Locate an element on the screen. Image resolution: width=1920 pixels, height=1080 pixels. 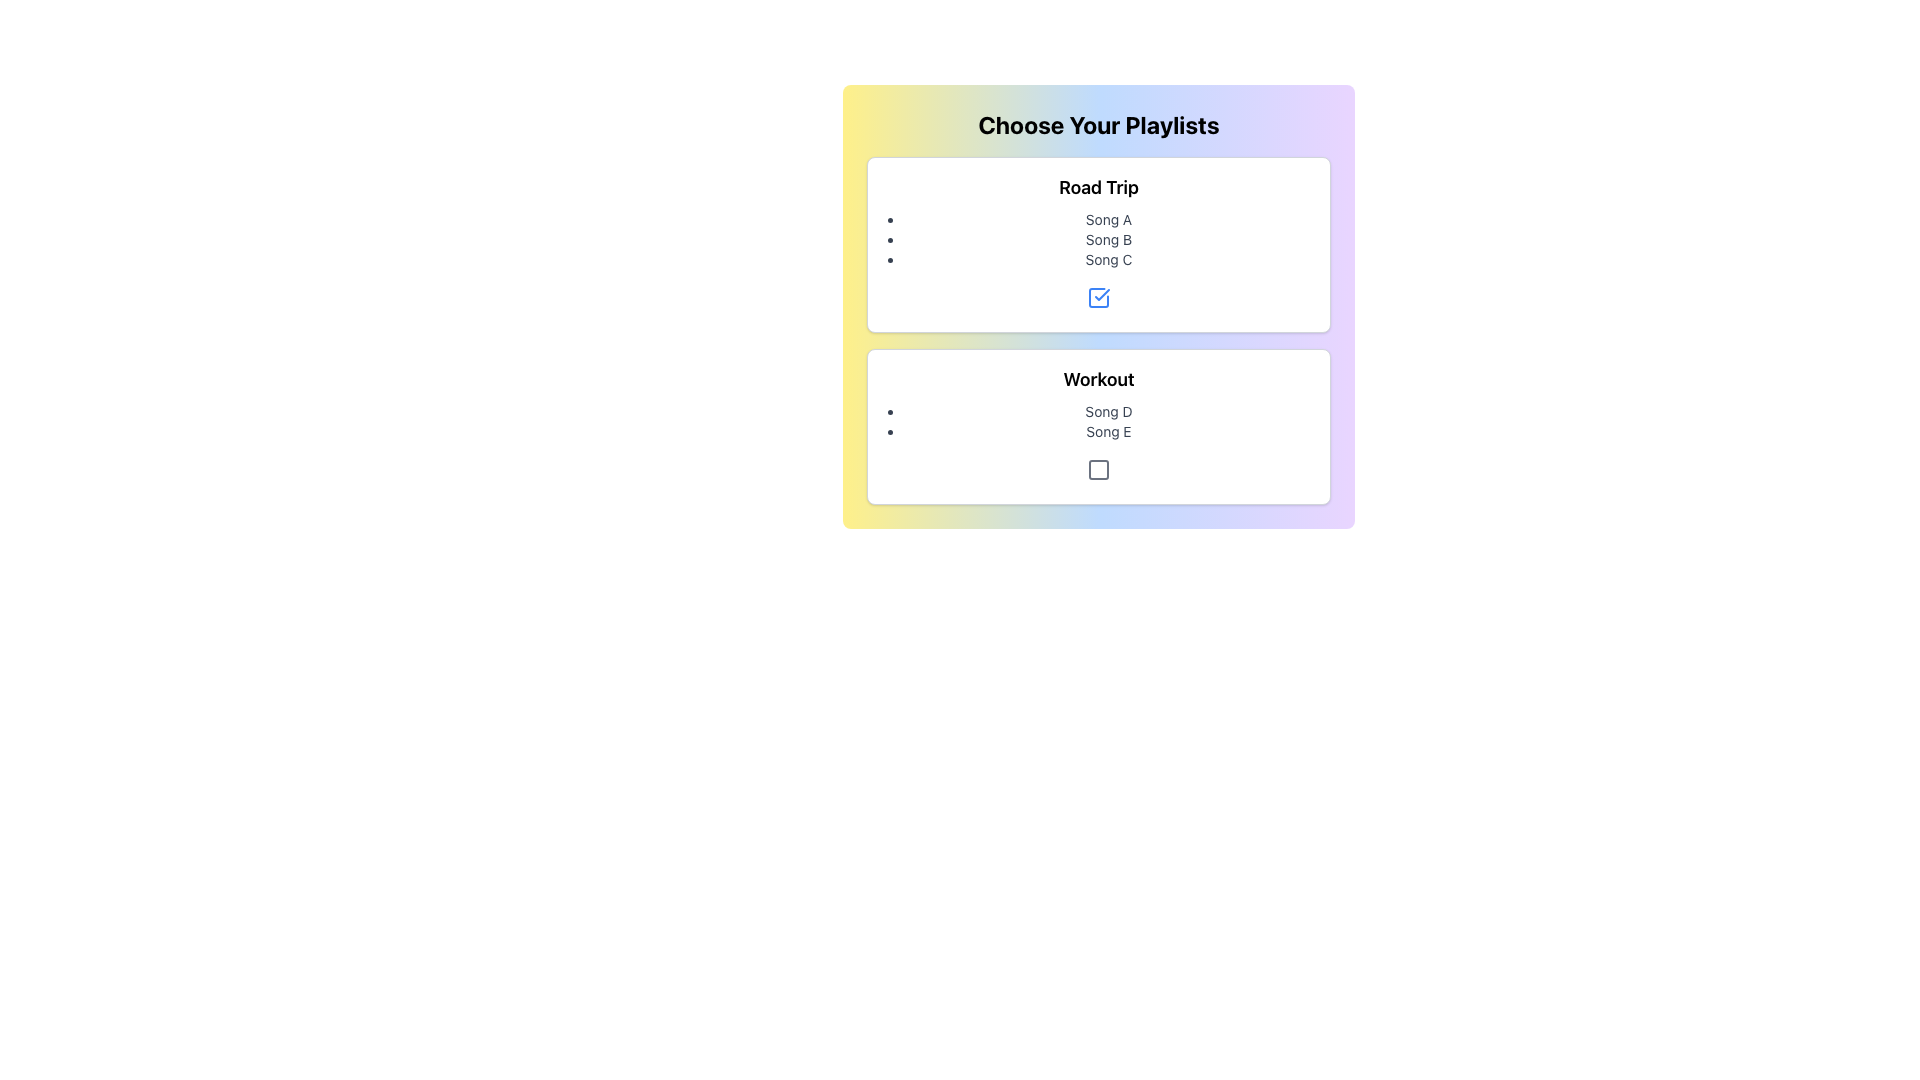
the Bullet Point List element that displays the songs in the 'Workout' playlist, located below the title 'Workout' is located at coordinates (1098, 420).